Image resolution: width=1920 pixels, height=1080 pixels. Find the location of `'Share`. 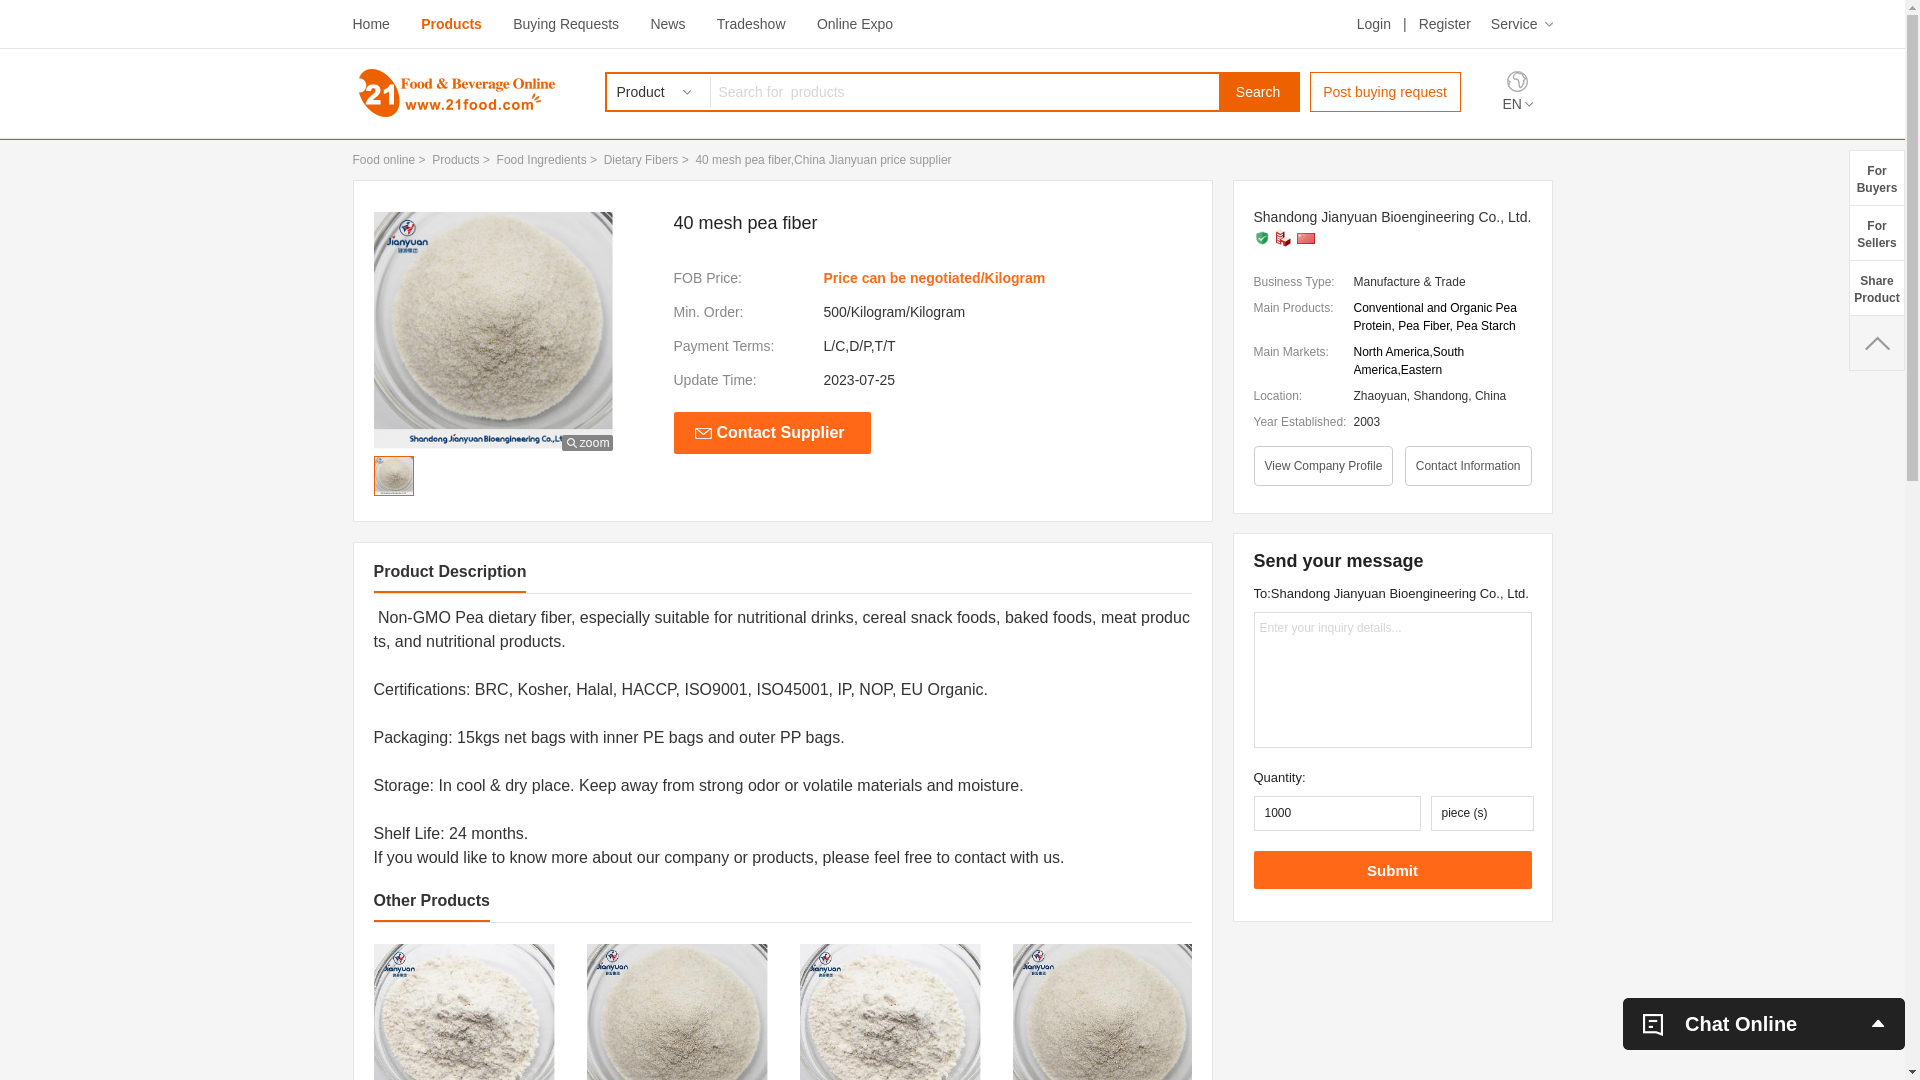

'Share is located at coordinates (1875, 287).